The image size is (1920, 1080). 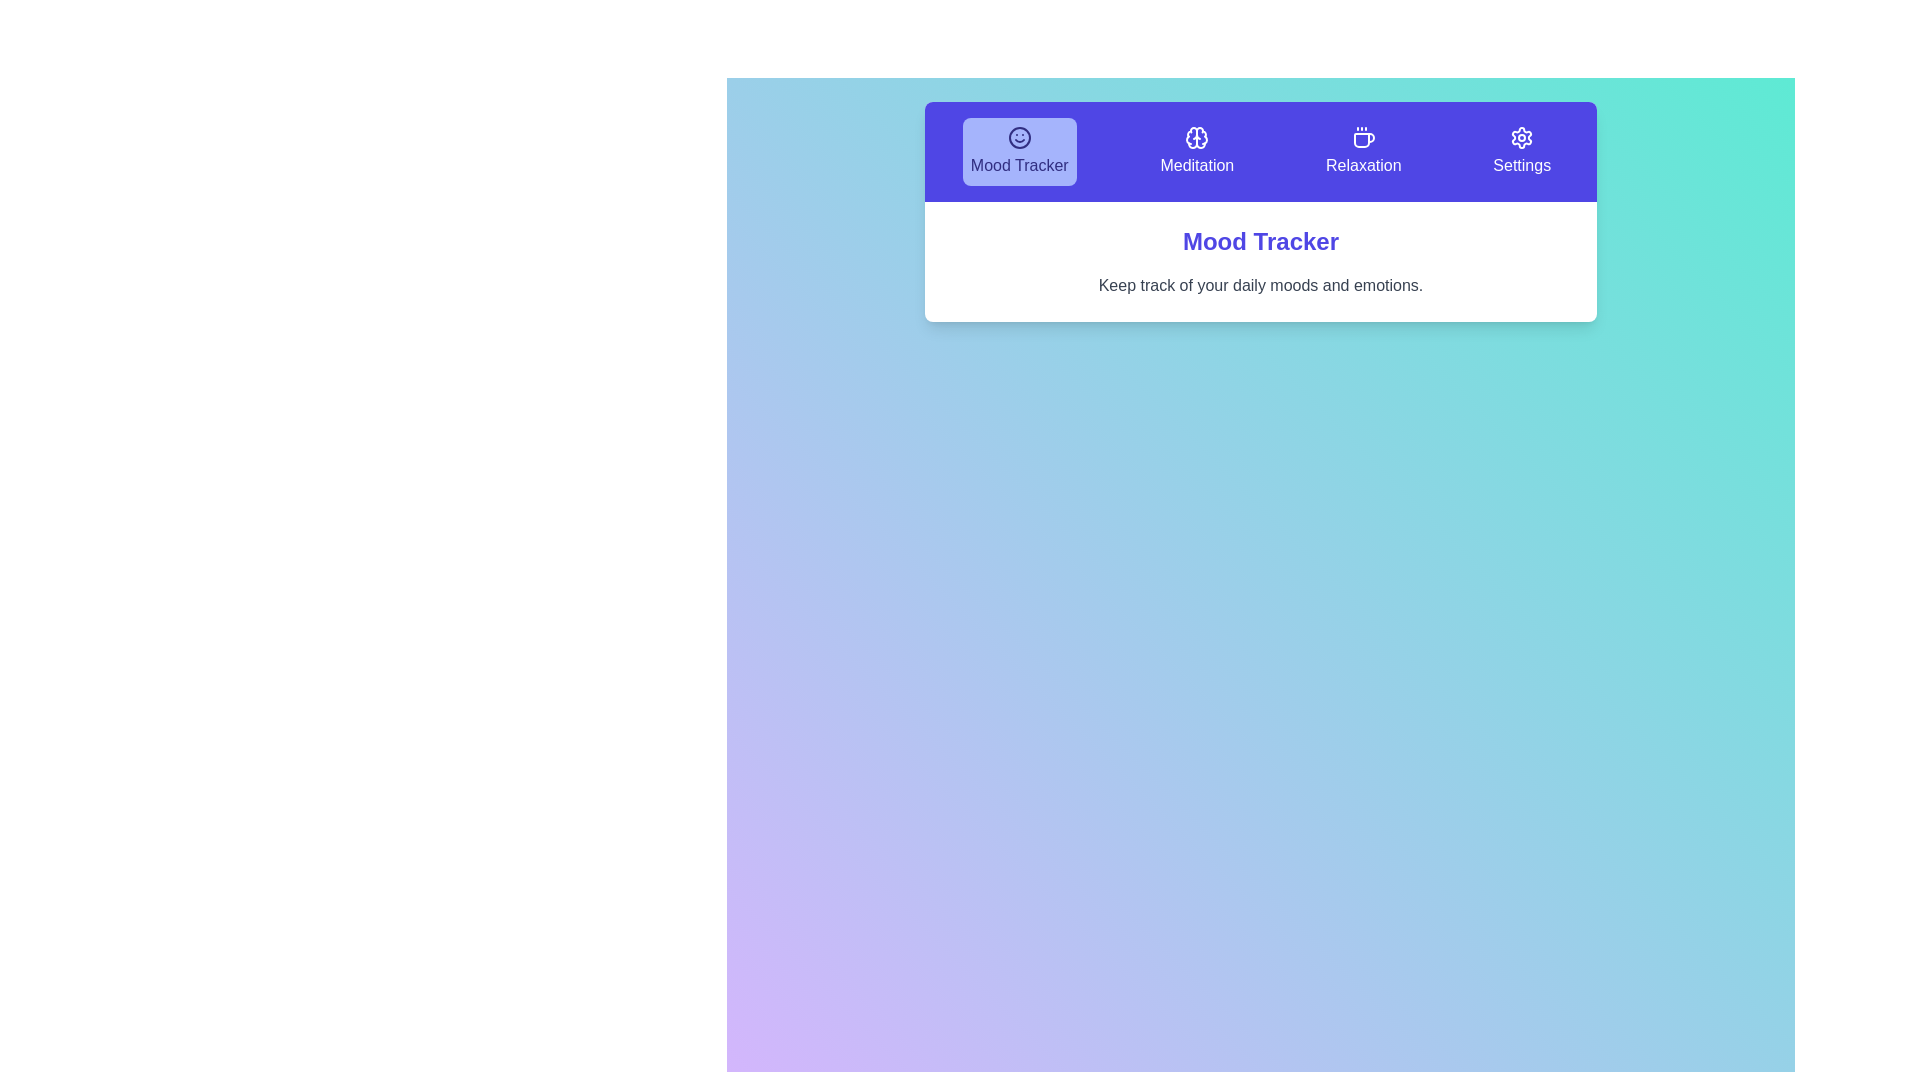 What do you see at coordinates (1362, 137) in the screenshot?
I see `the graphical icon representing the 'Relaxation' section in the navigation bar` at bounding box center [1362, 137].